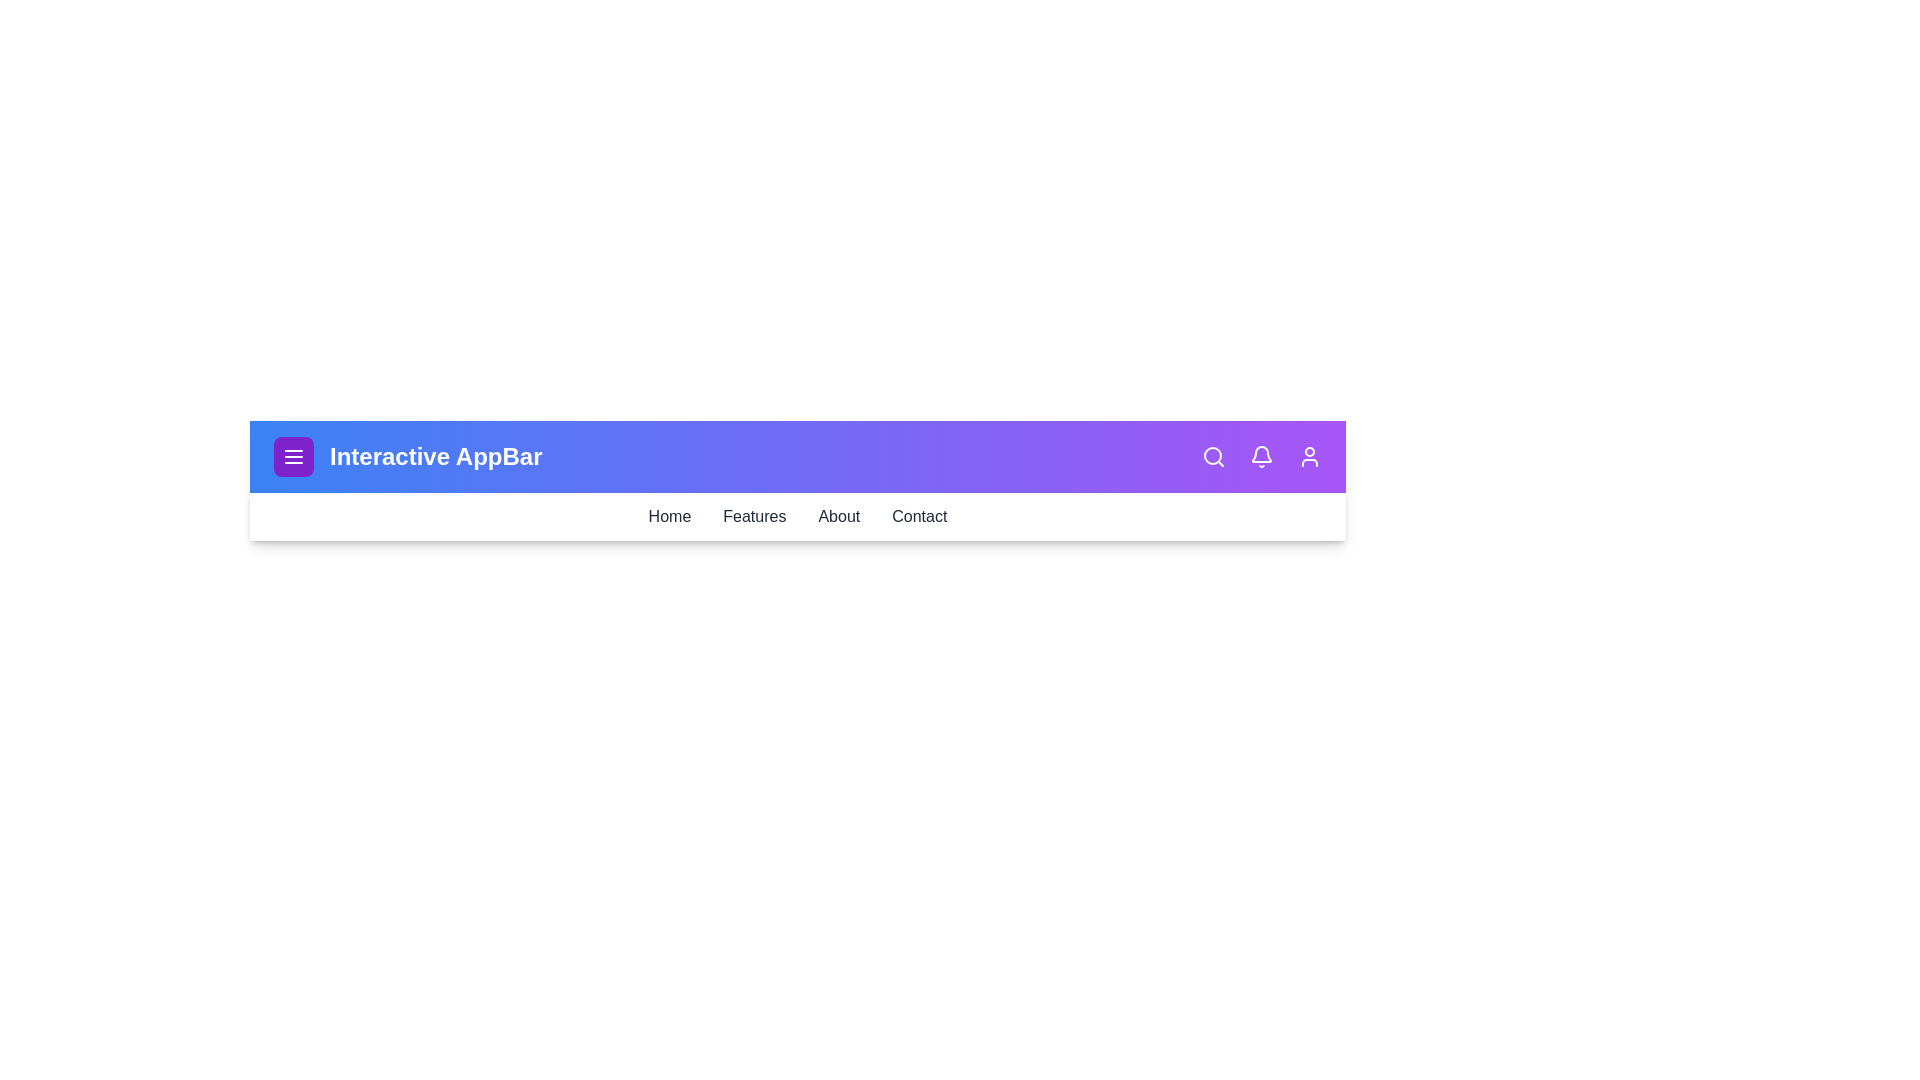 This screenshot has height=1080, width=1920. I want to click on the menu button to toggle the visibility of the menu, so click(292, 456).